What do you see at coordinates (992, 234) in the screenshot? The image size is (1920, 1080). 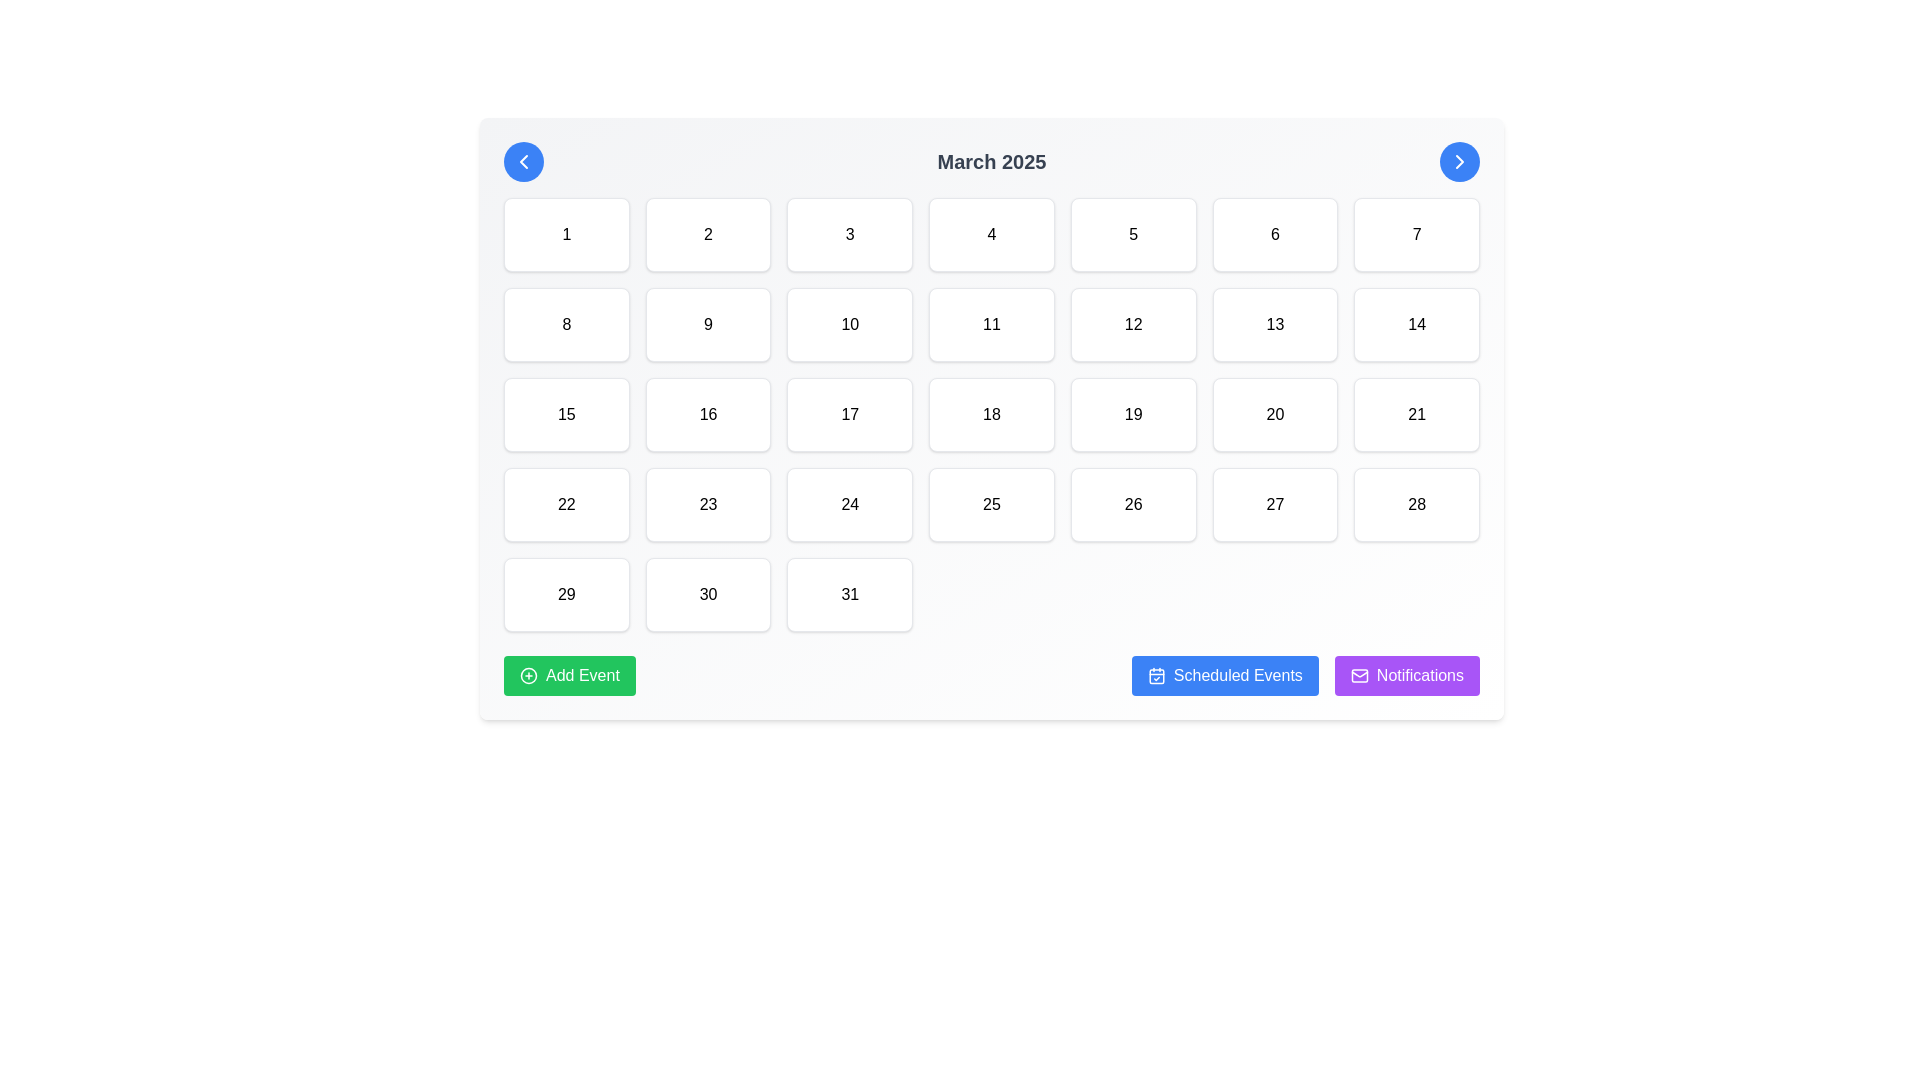 I see `the button displaying the number '4' in the fourth column of the top row in a grid layout` at bounding box center [992, 234].